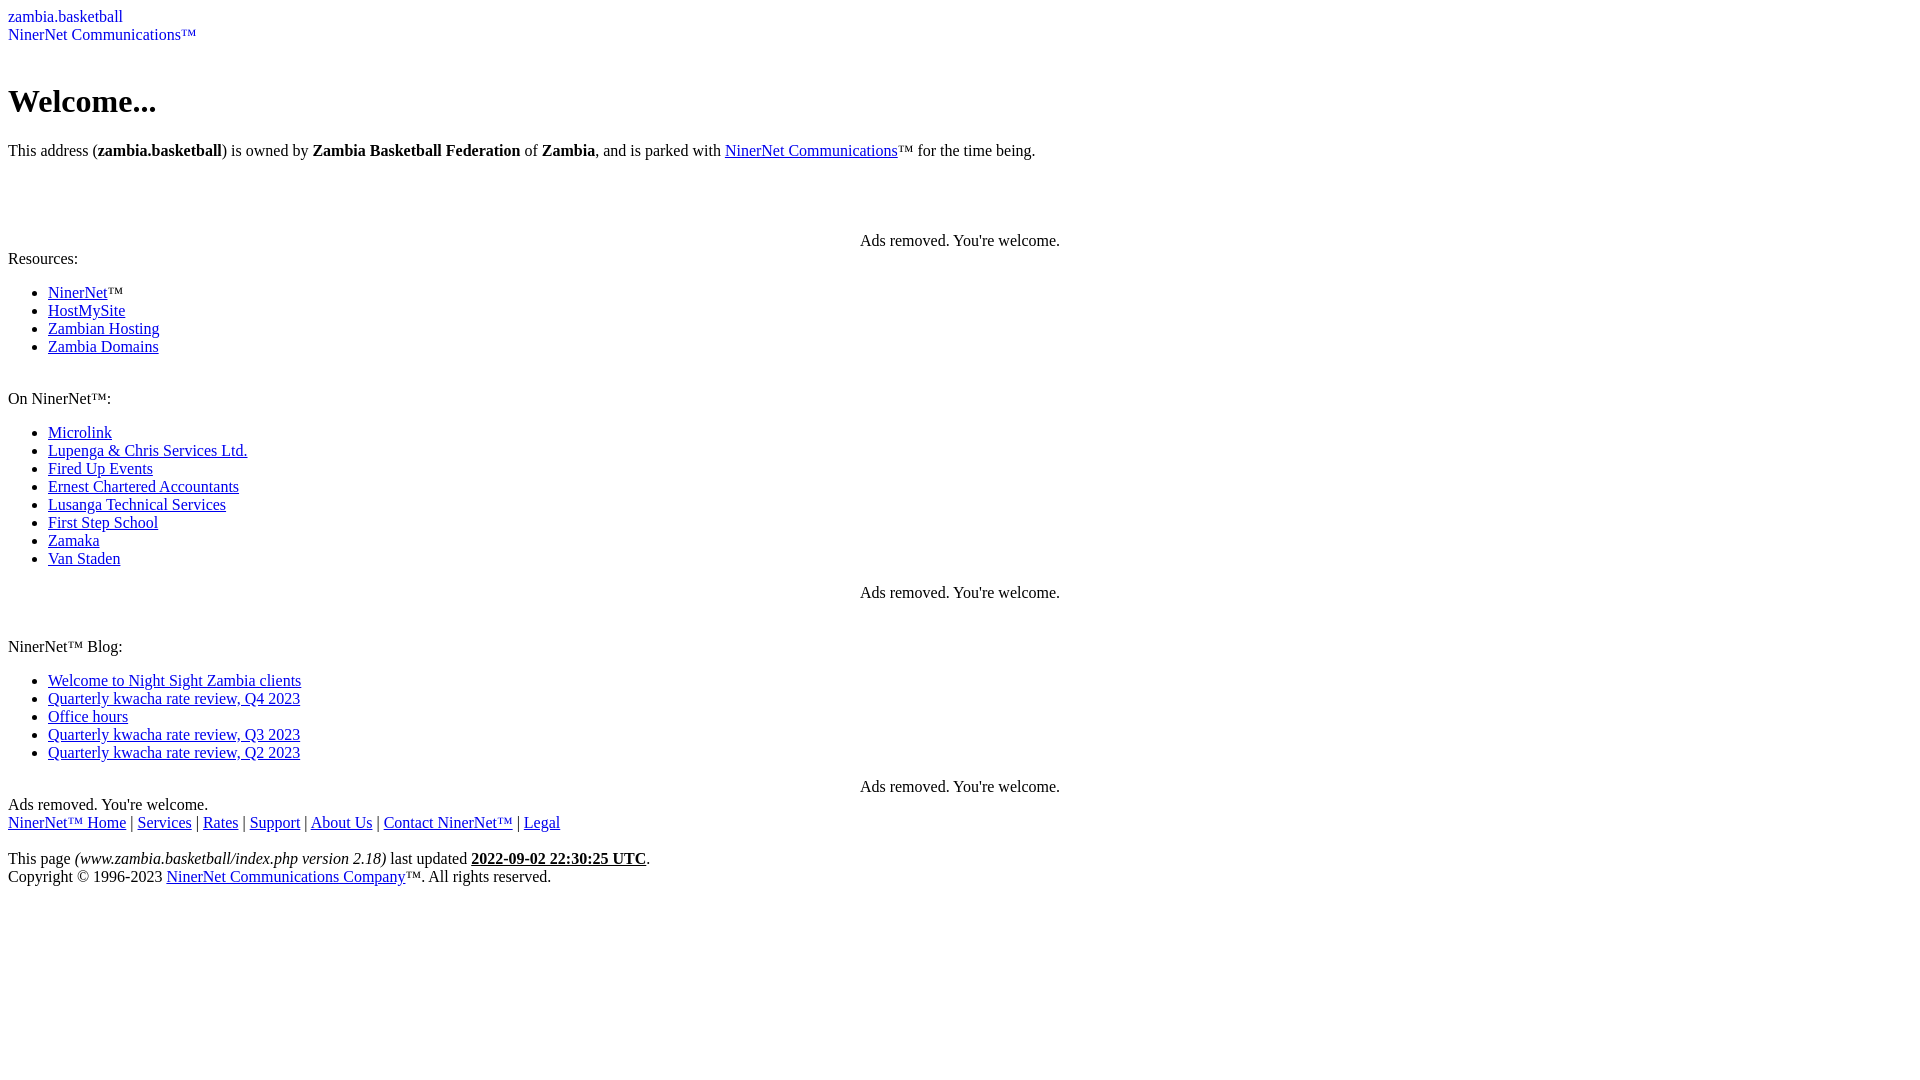 The image size is (1920, 1080). I want to click on 'Zambia Domains', so click(48, 345).